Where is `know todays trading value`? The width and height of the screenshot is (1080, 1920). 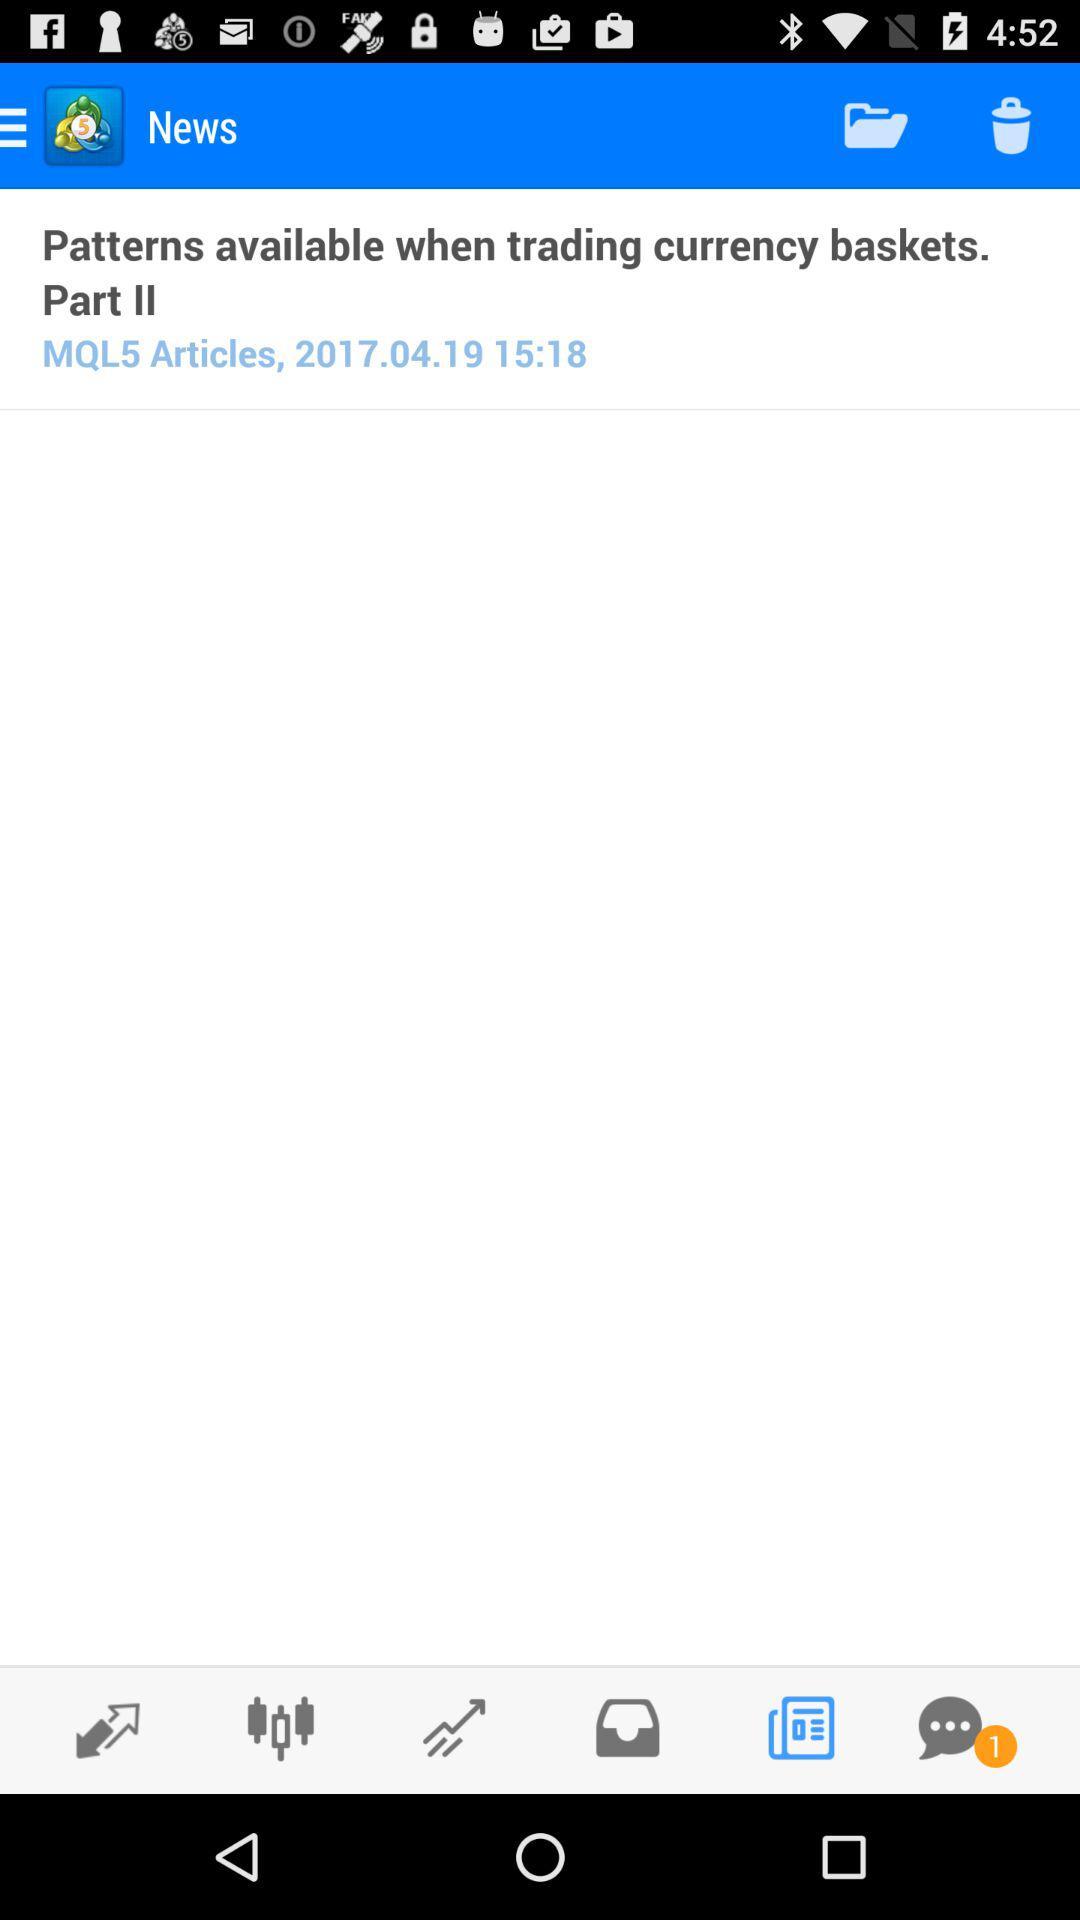 know todays trading value is located at coordinates (454, 1727).